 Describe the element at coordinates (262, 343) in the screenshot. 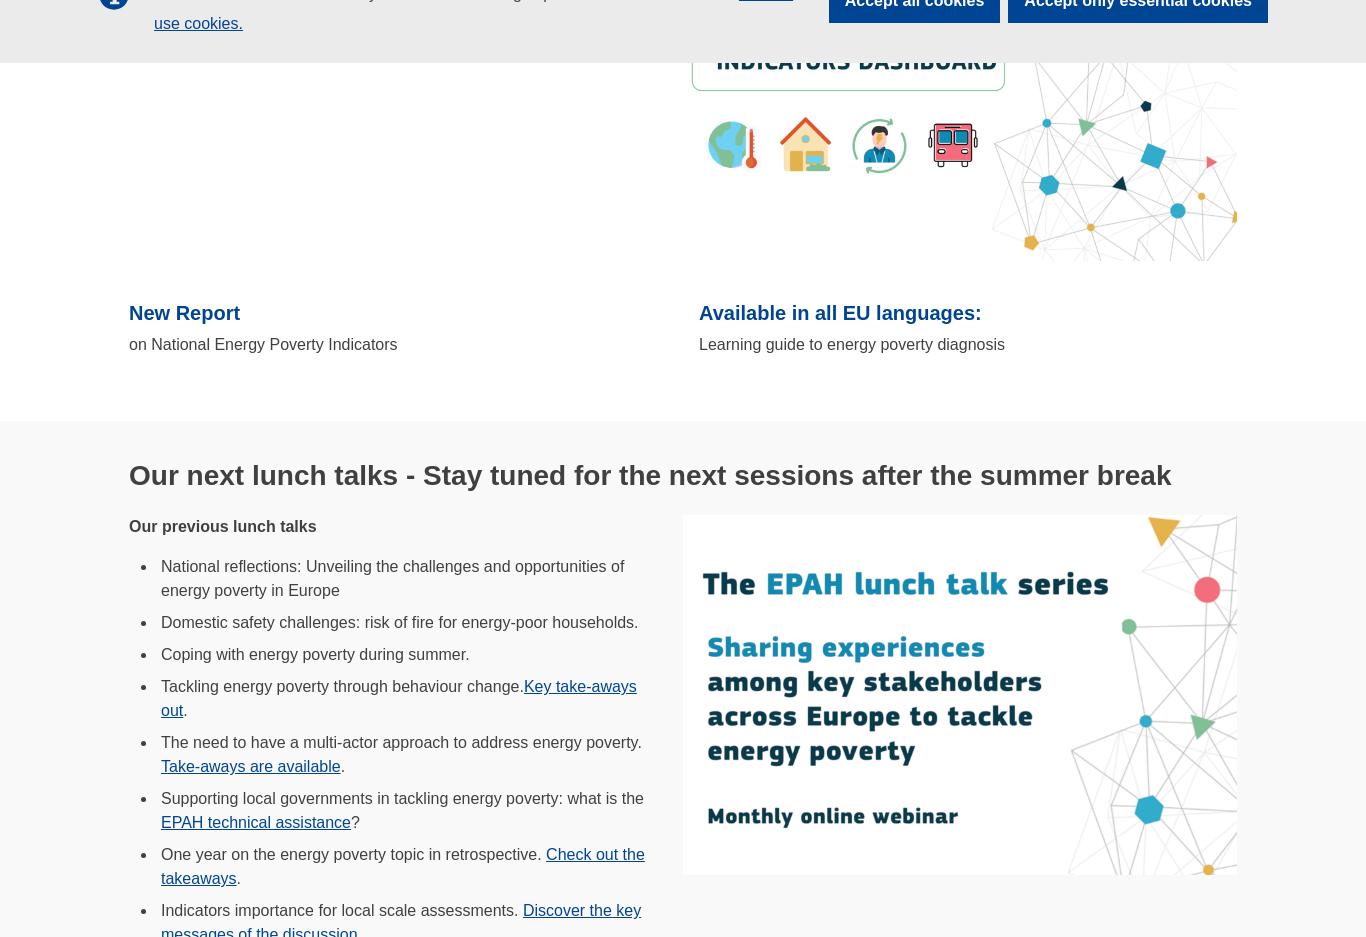

I see `'on National Energy Poverty Indicators'` at that location.